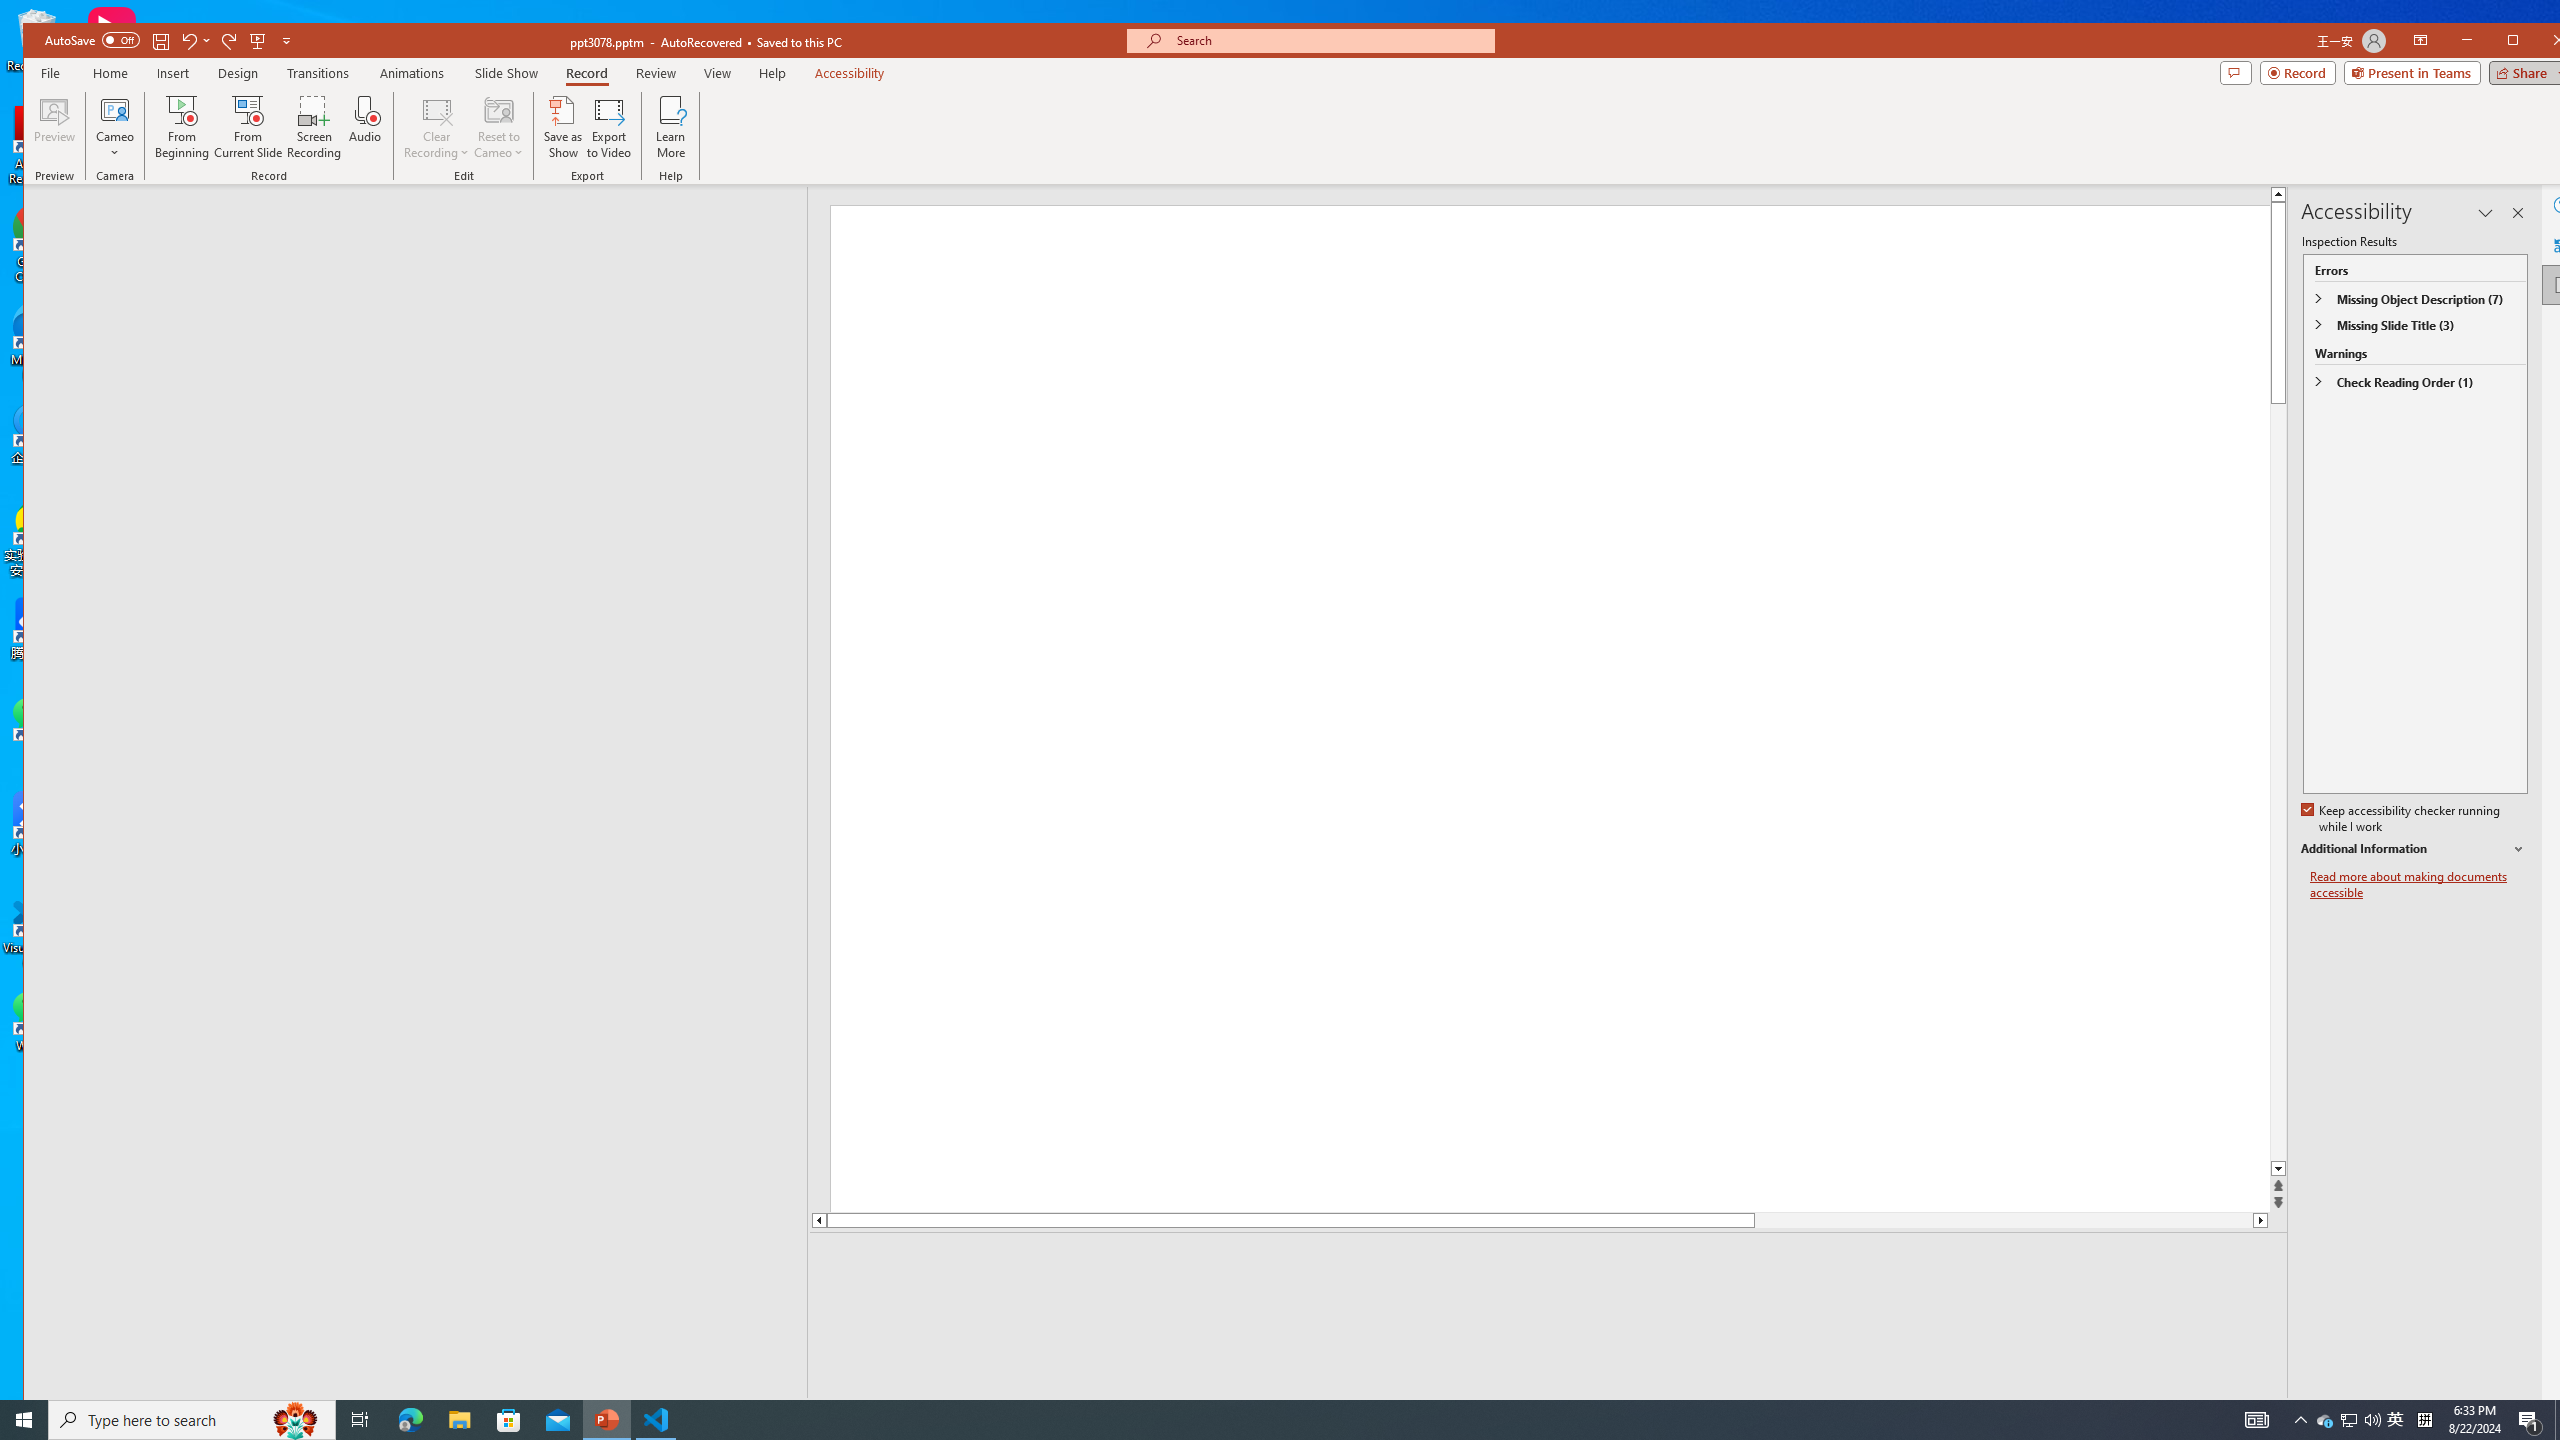 The image size is (2560, 1440). I want to click on 'Export to Video', so click(610, 126).